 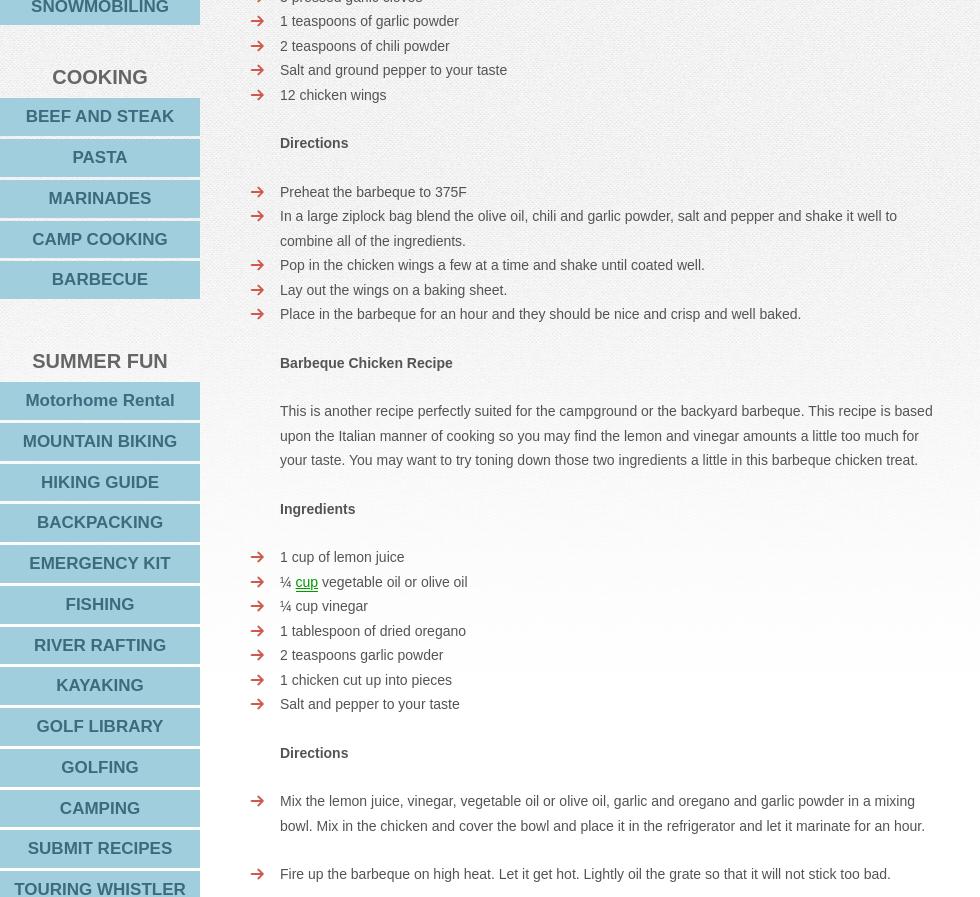 I want to click on 'CAMP COOKING', so click(x=99, y=237).